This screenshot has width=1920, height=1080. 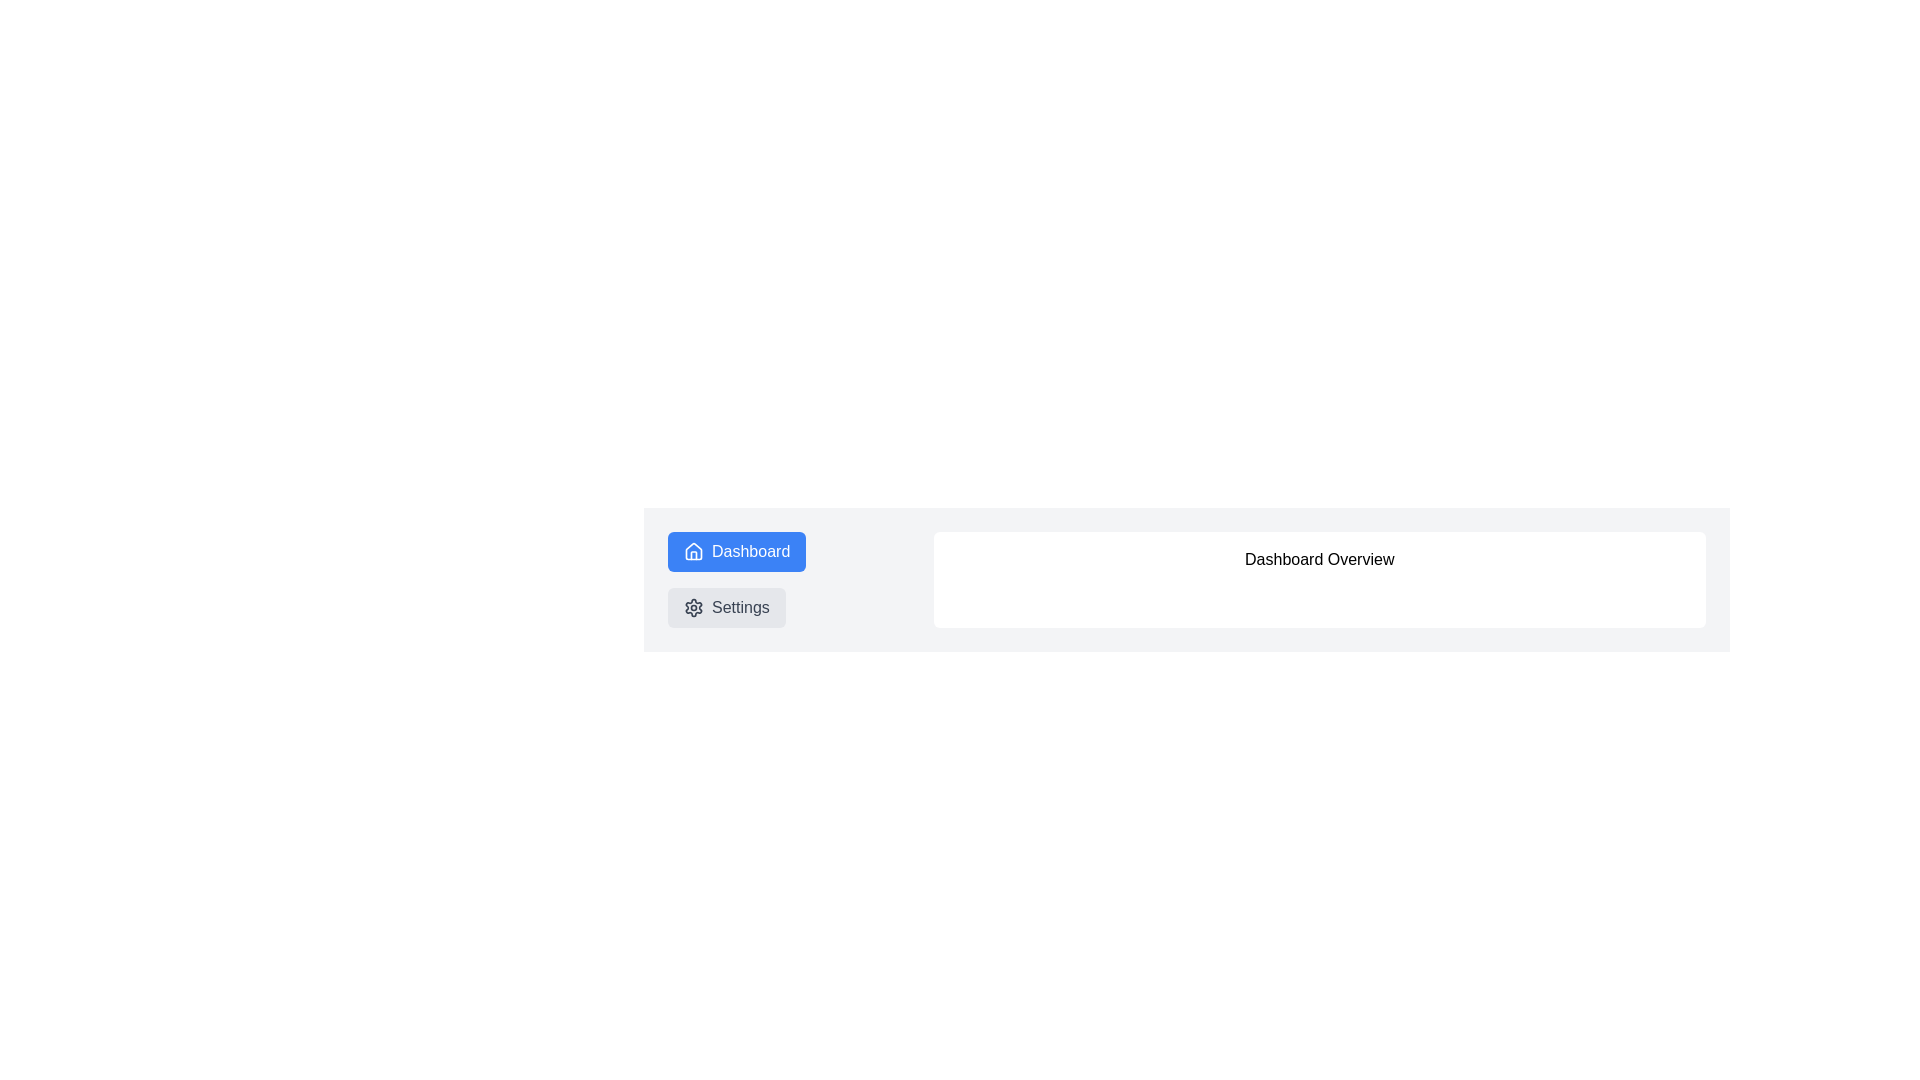 What do you see at coordinates (750, 551) in the screenshot?
I see `the 'Dashboard' text label located to the right of the house-shaped icon` at bounding box center [750, 551].